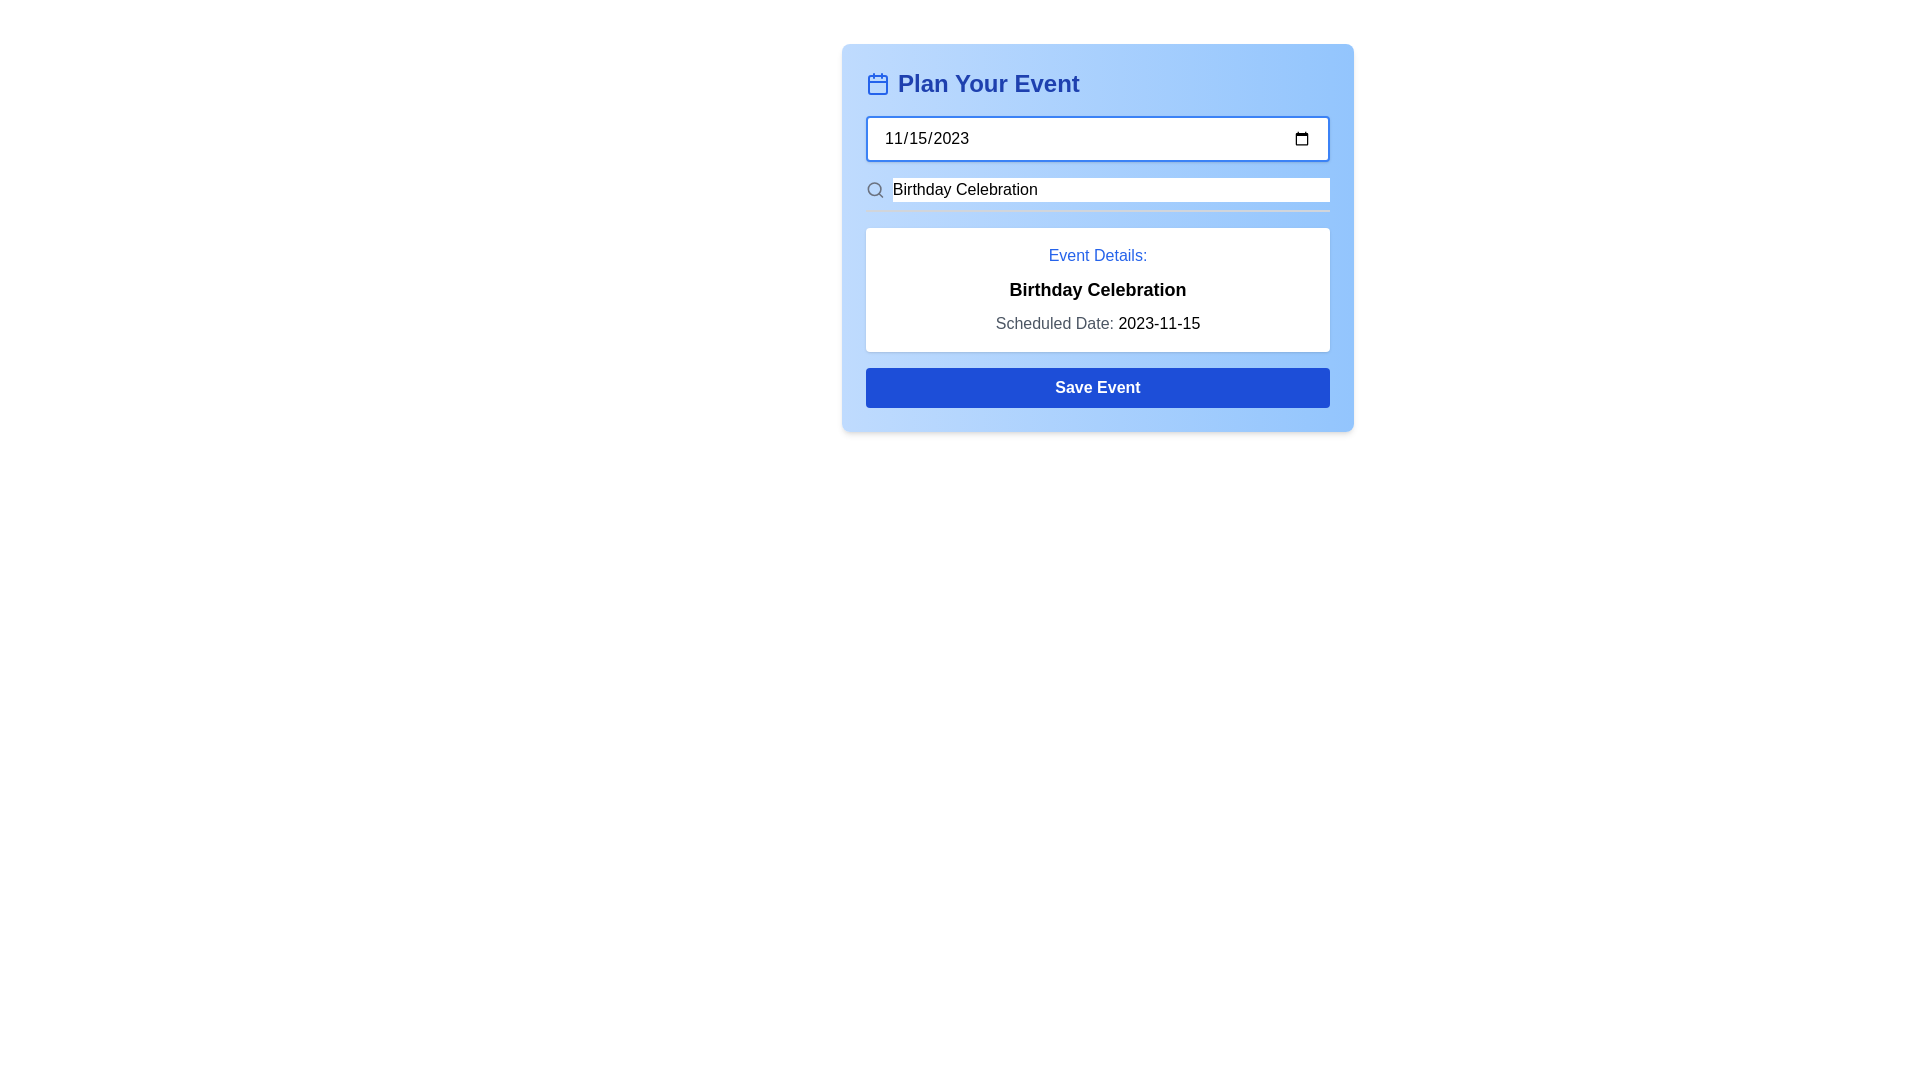 This screenshot has height=1080, width=1920. I want to click on the search icon component located to the left of the 'Birthday Celebration' input field, which visually represents search-related features, so click(874, 189).